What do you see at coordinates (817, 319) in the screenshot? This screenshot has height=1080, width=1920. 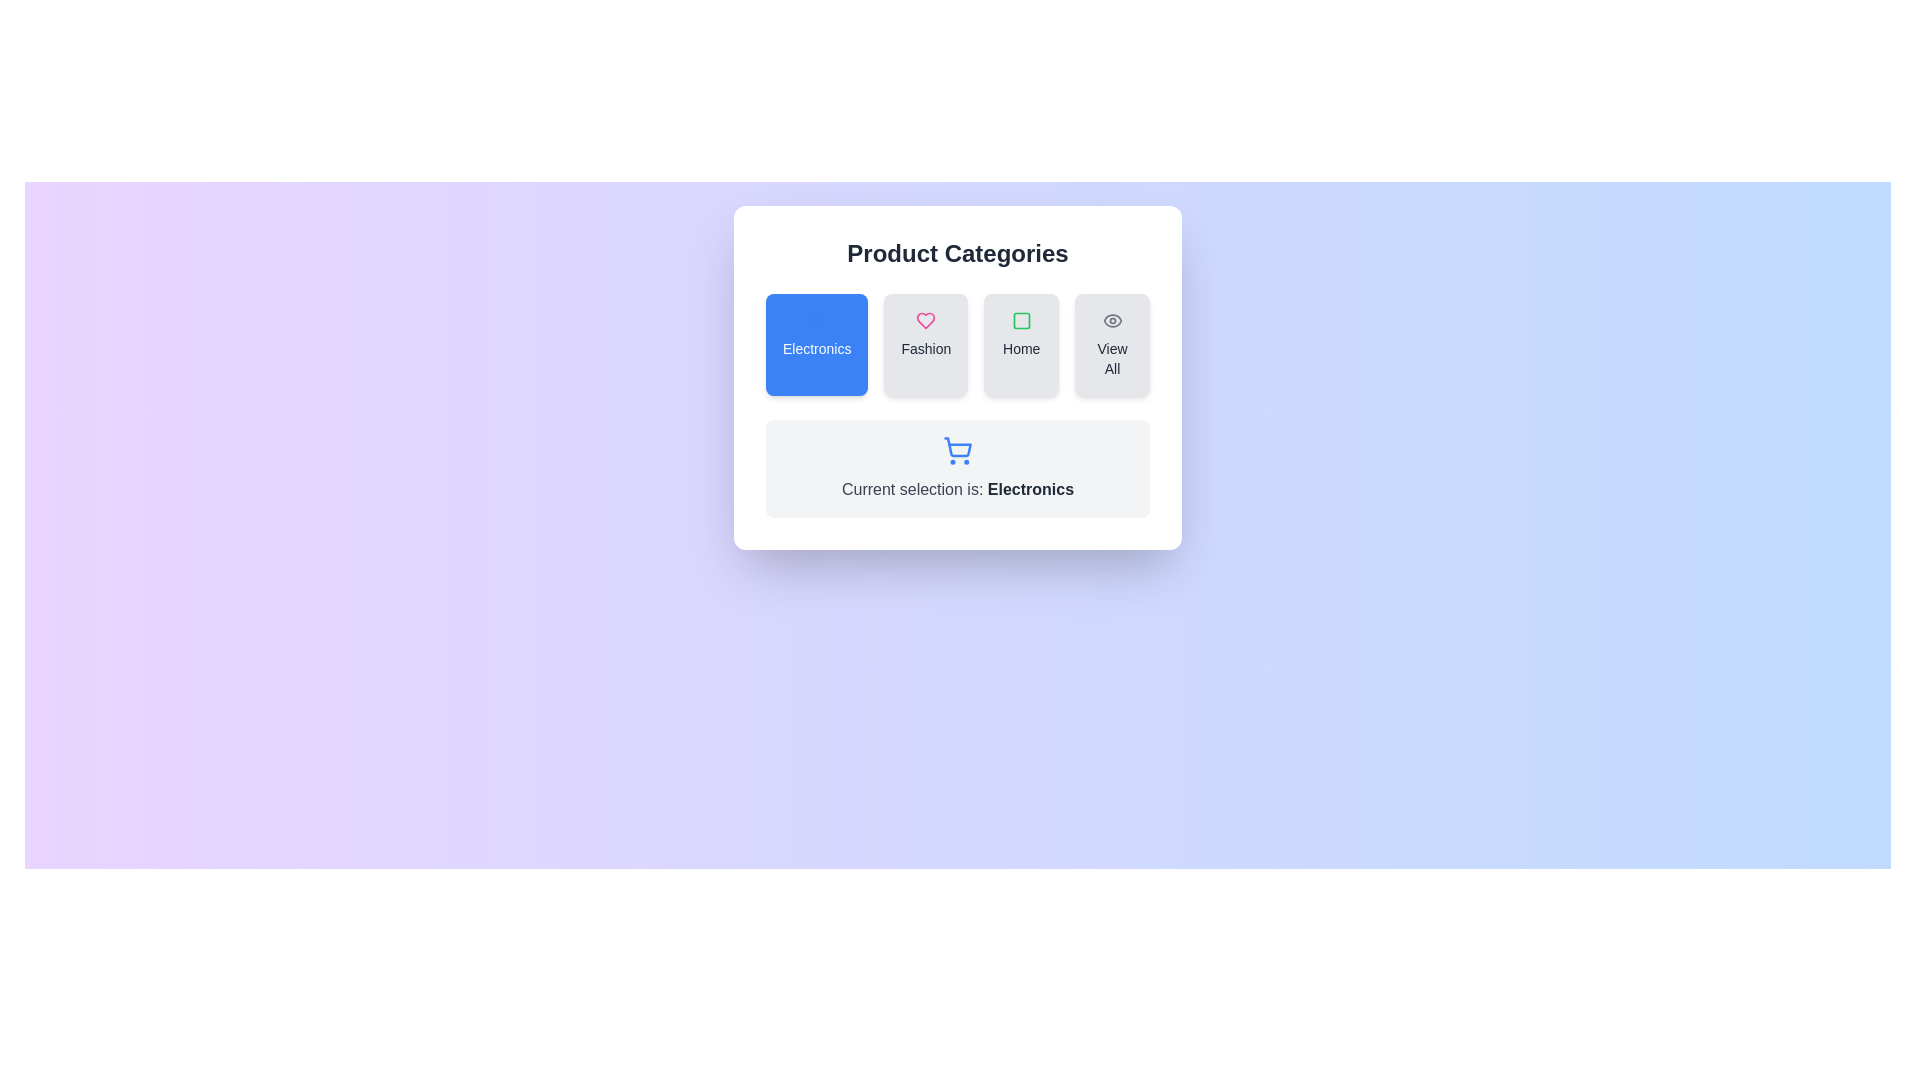 I see `the SVG Circle with a thin blue border that indicates a selection in the 'Electronics' category button, which is the first in a horizontal set of four category buttons` at bounding box center [817, 319].